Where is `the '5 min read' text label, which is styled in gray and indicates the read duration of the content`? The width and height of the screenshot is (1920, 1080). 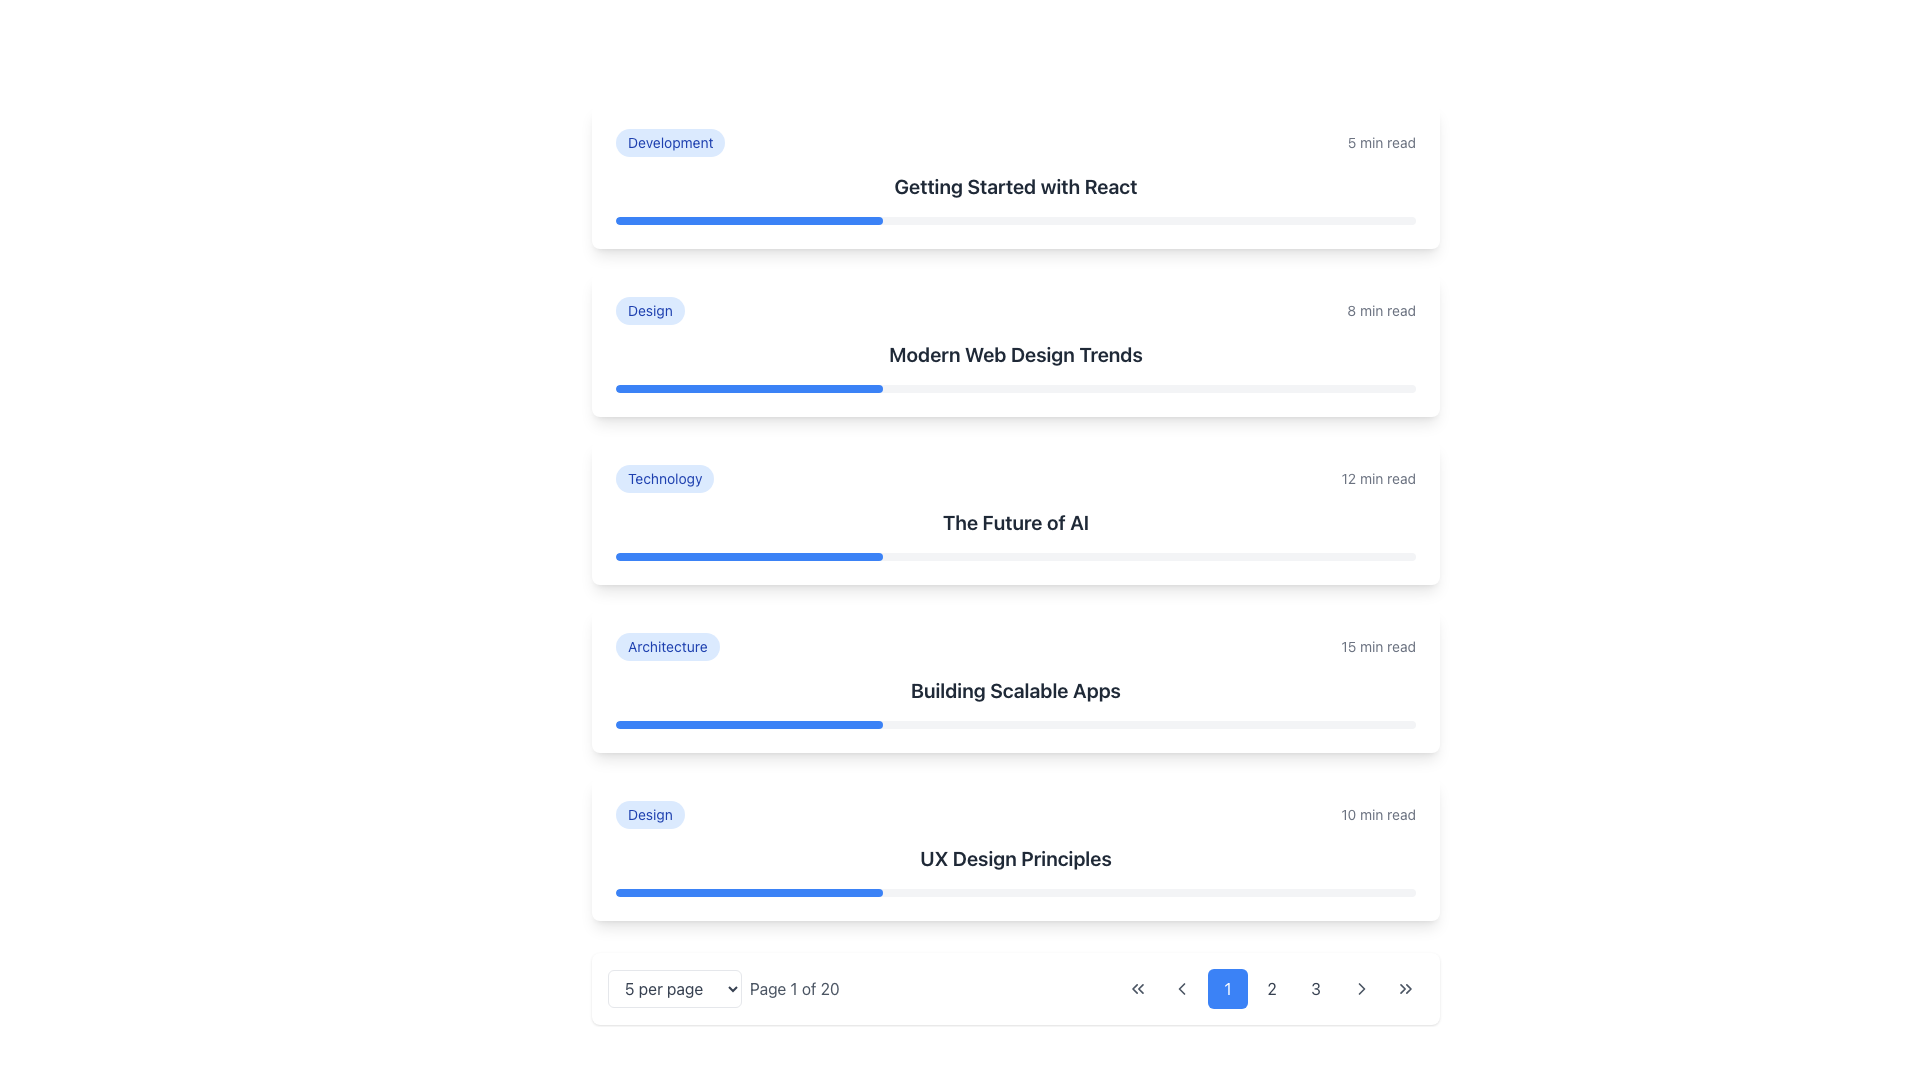 the '5 min read' text label, which is styled in gray and indicates the read duration of the content is located at coordinates (1380, 141).